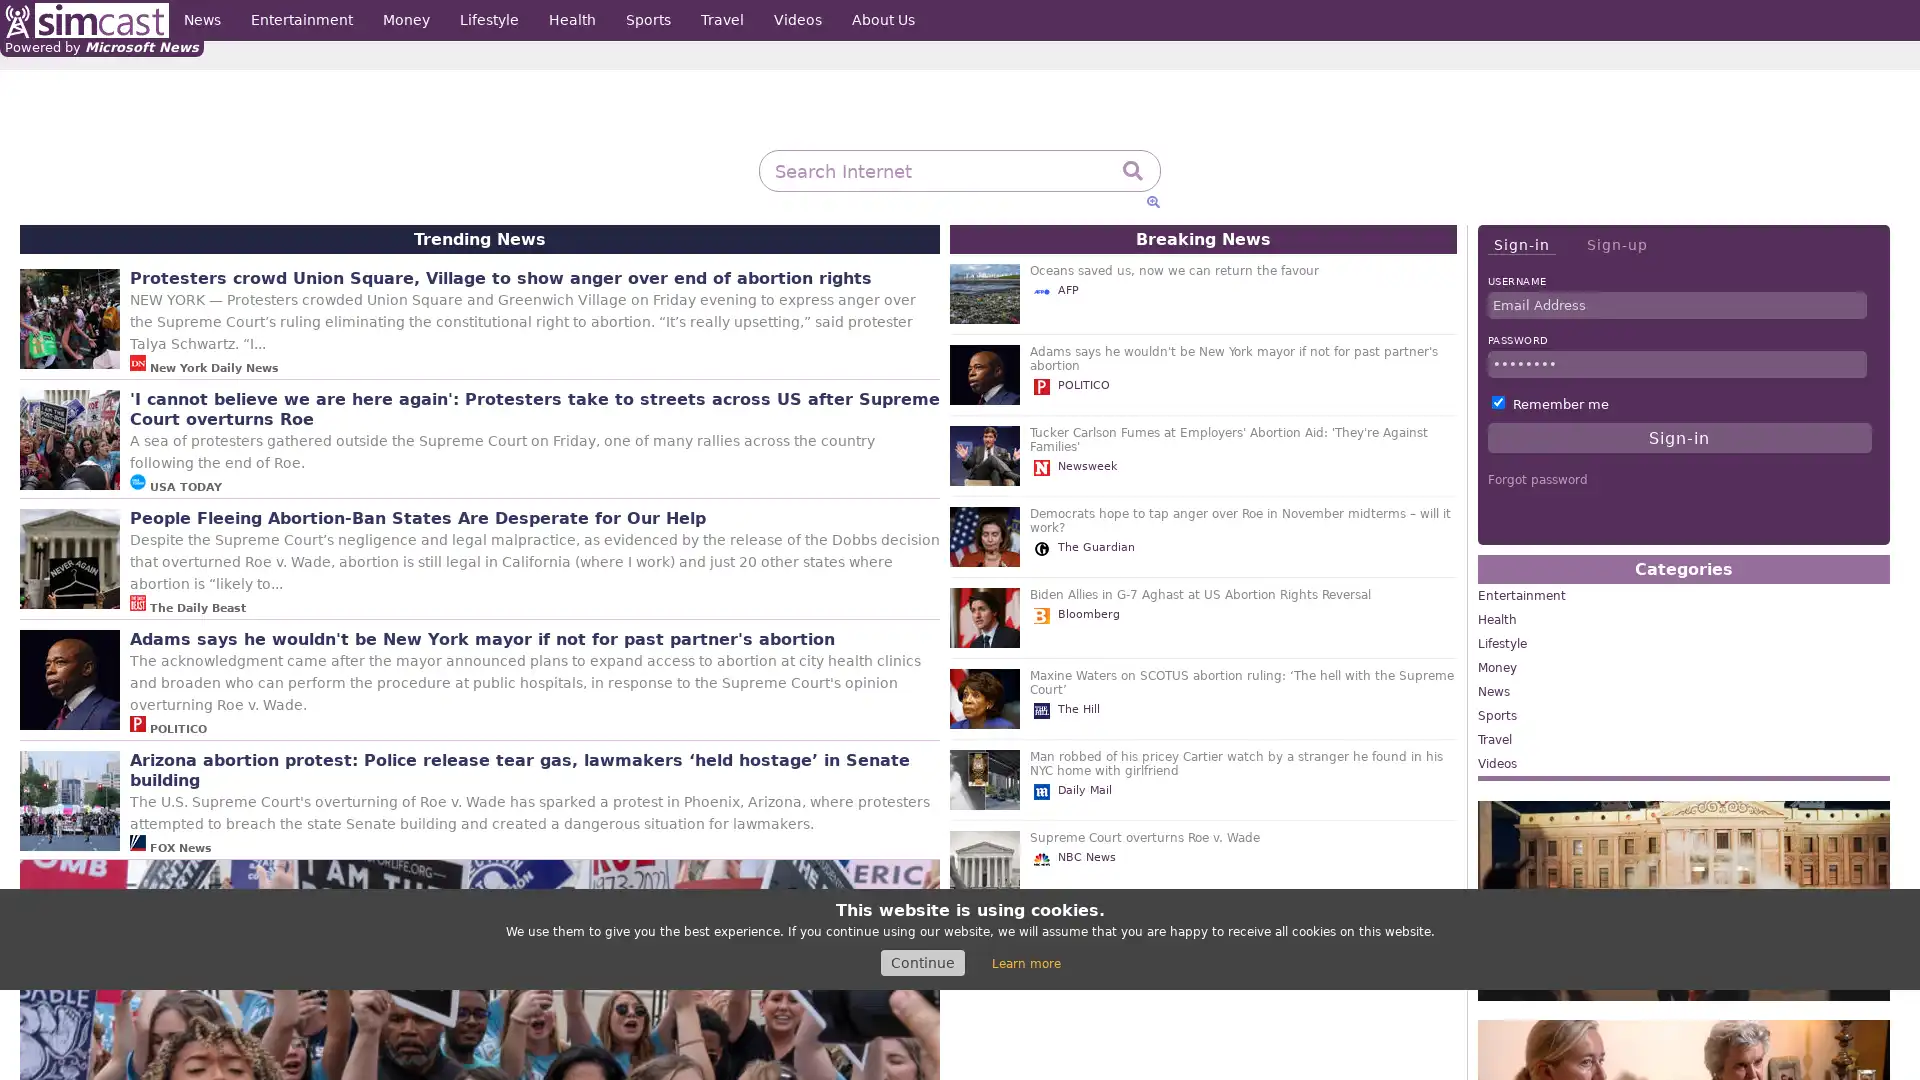 The width and height of the screenshot is (1920, 1080). I want to click on Sign-in, so click(1520, 244).